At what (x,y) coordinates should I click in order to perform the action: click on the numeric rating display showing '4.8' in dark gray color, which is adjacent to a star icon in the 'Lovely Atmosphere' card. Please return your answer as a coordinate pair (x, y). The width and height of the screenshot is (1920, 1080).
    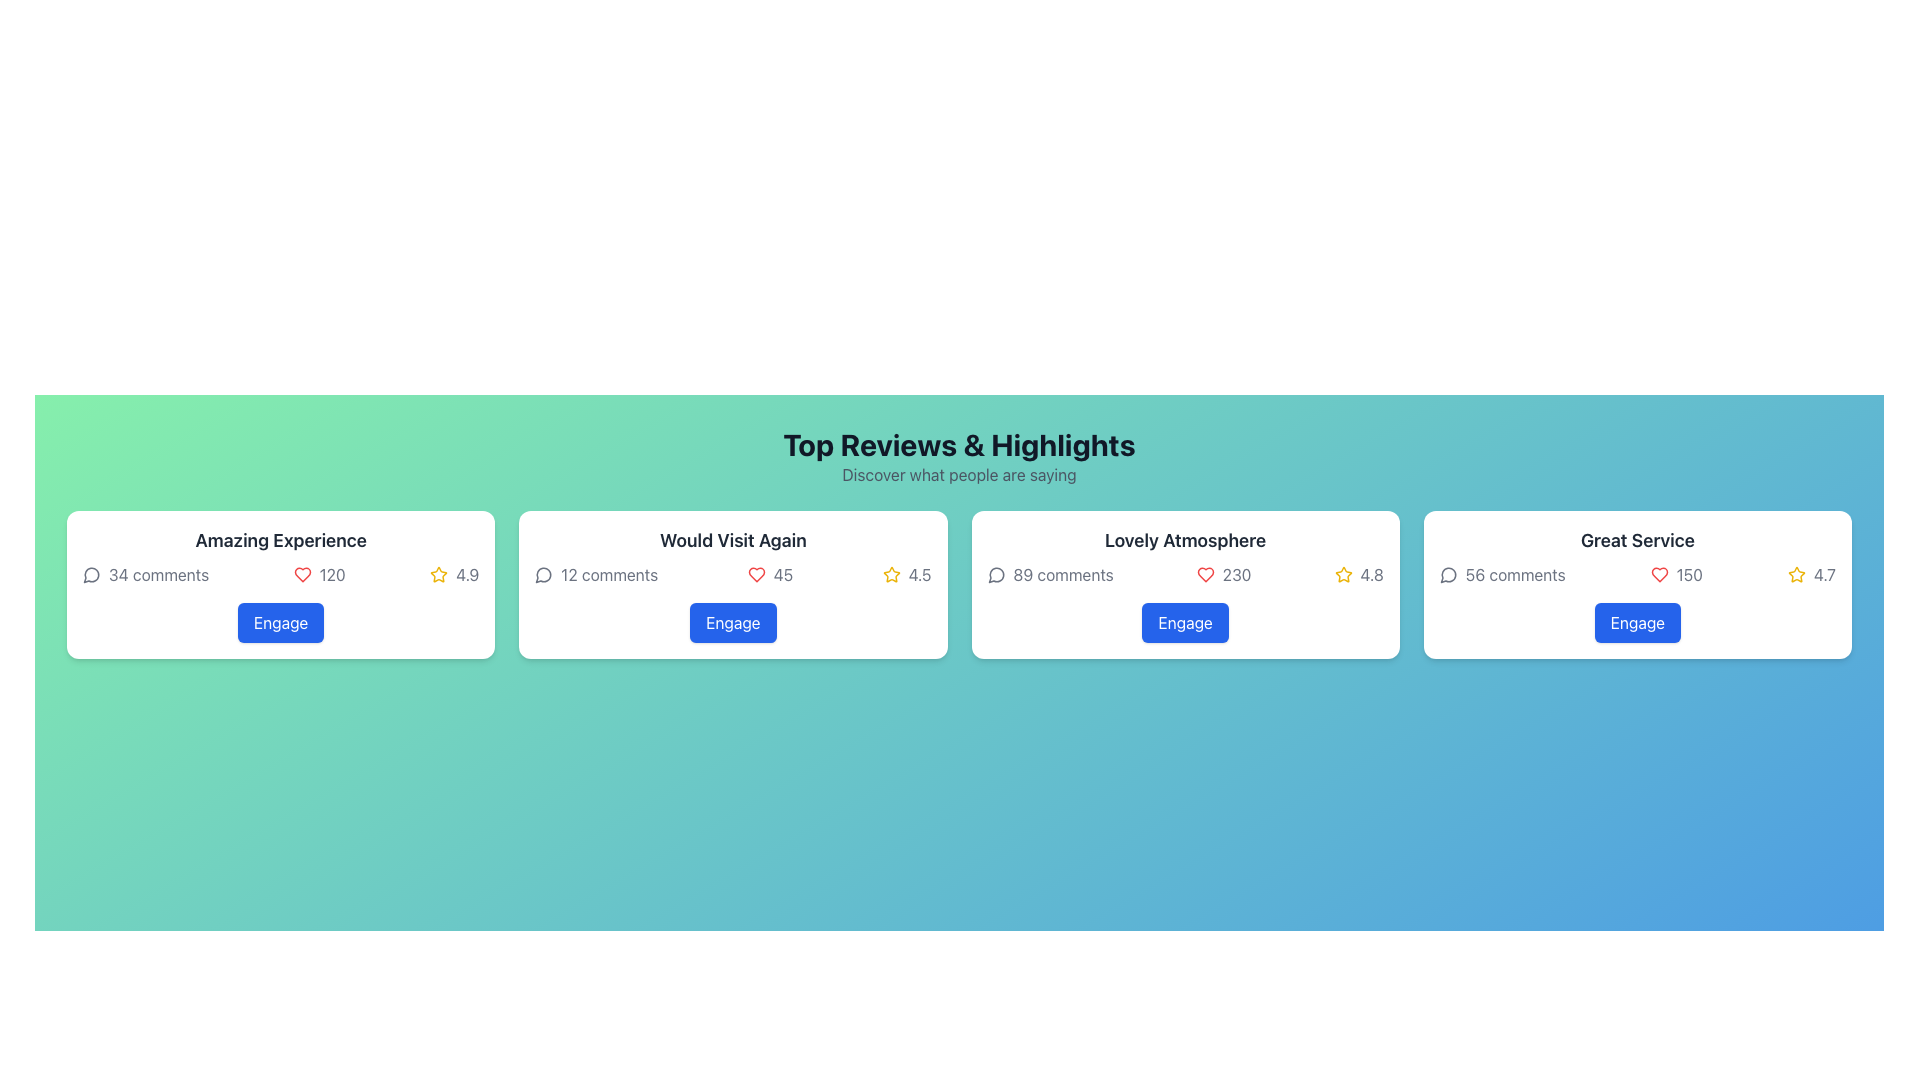
    Looking at the image, I should click on (1371, 574).